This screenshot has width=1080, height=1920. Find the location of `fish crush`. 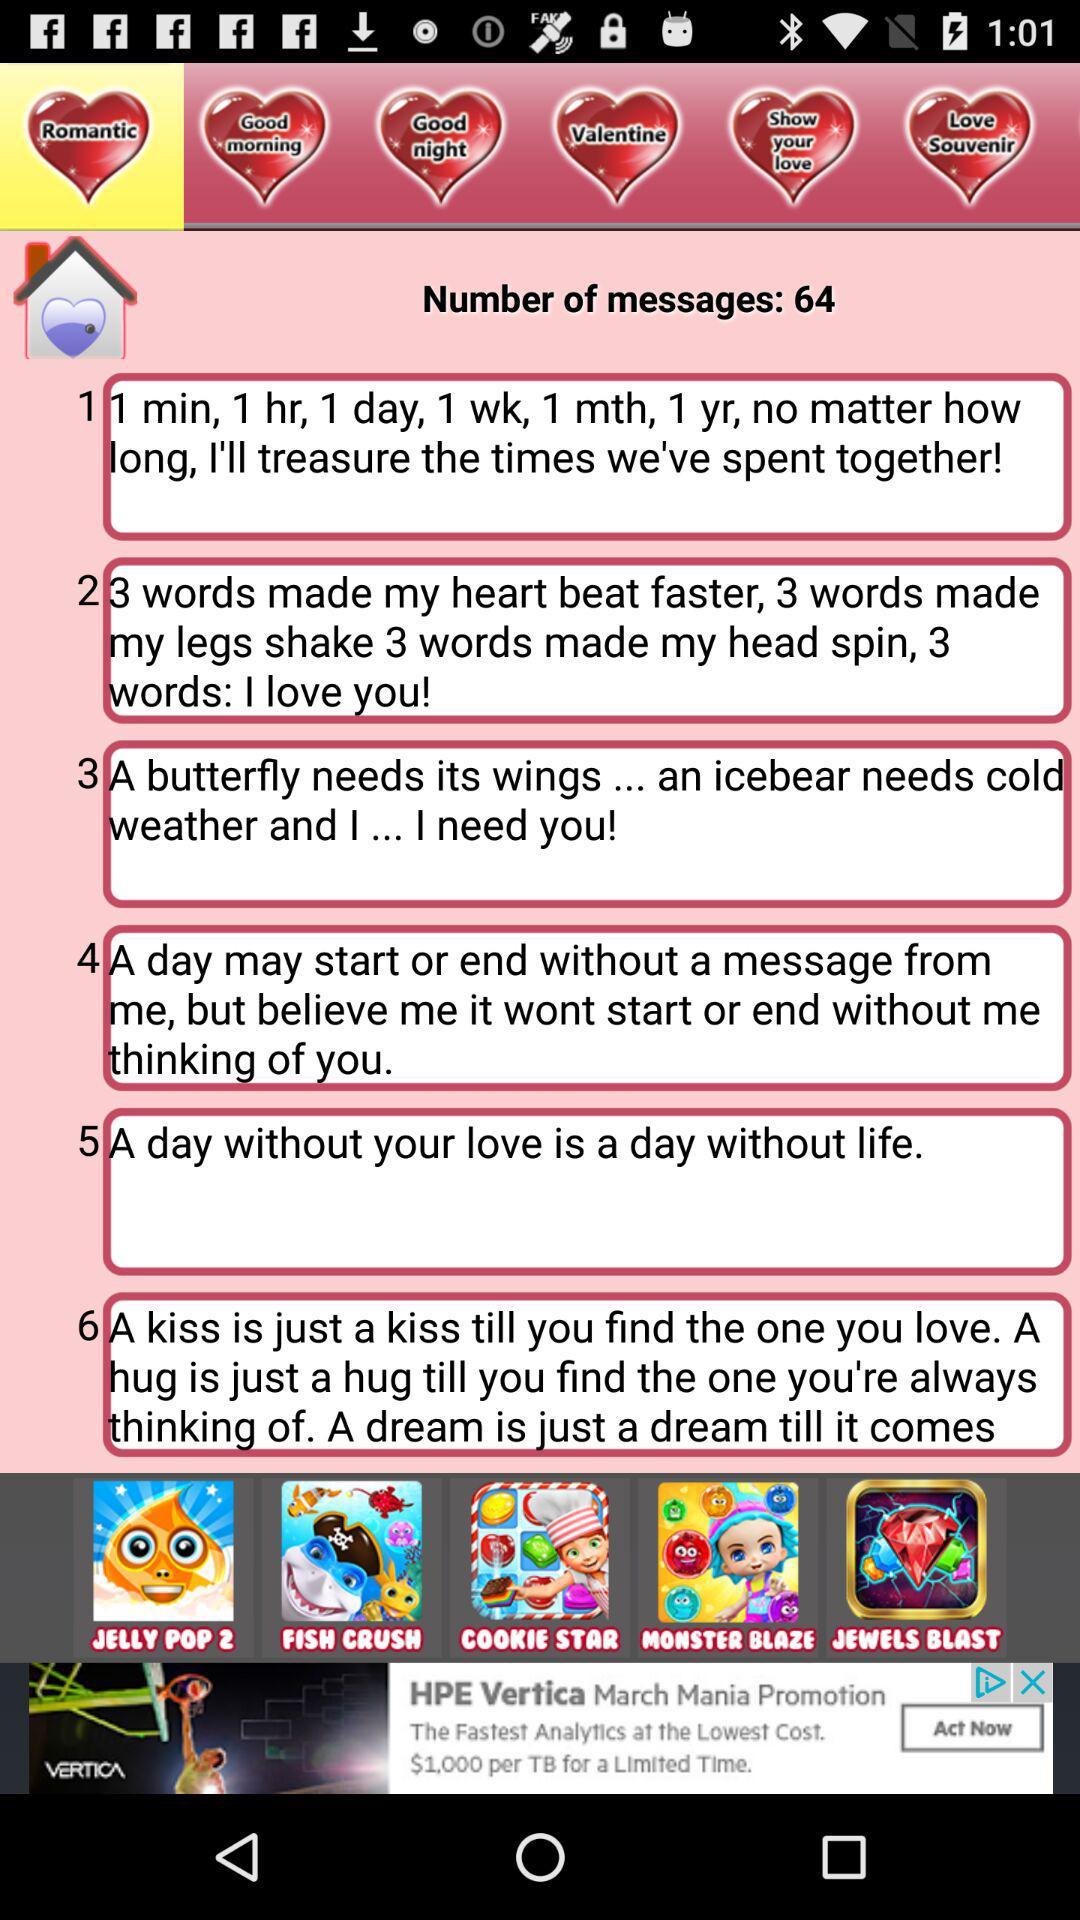

fish crush is located at coordinates (350, 1566).